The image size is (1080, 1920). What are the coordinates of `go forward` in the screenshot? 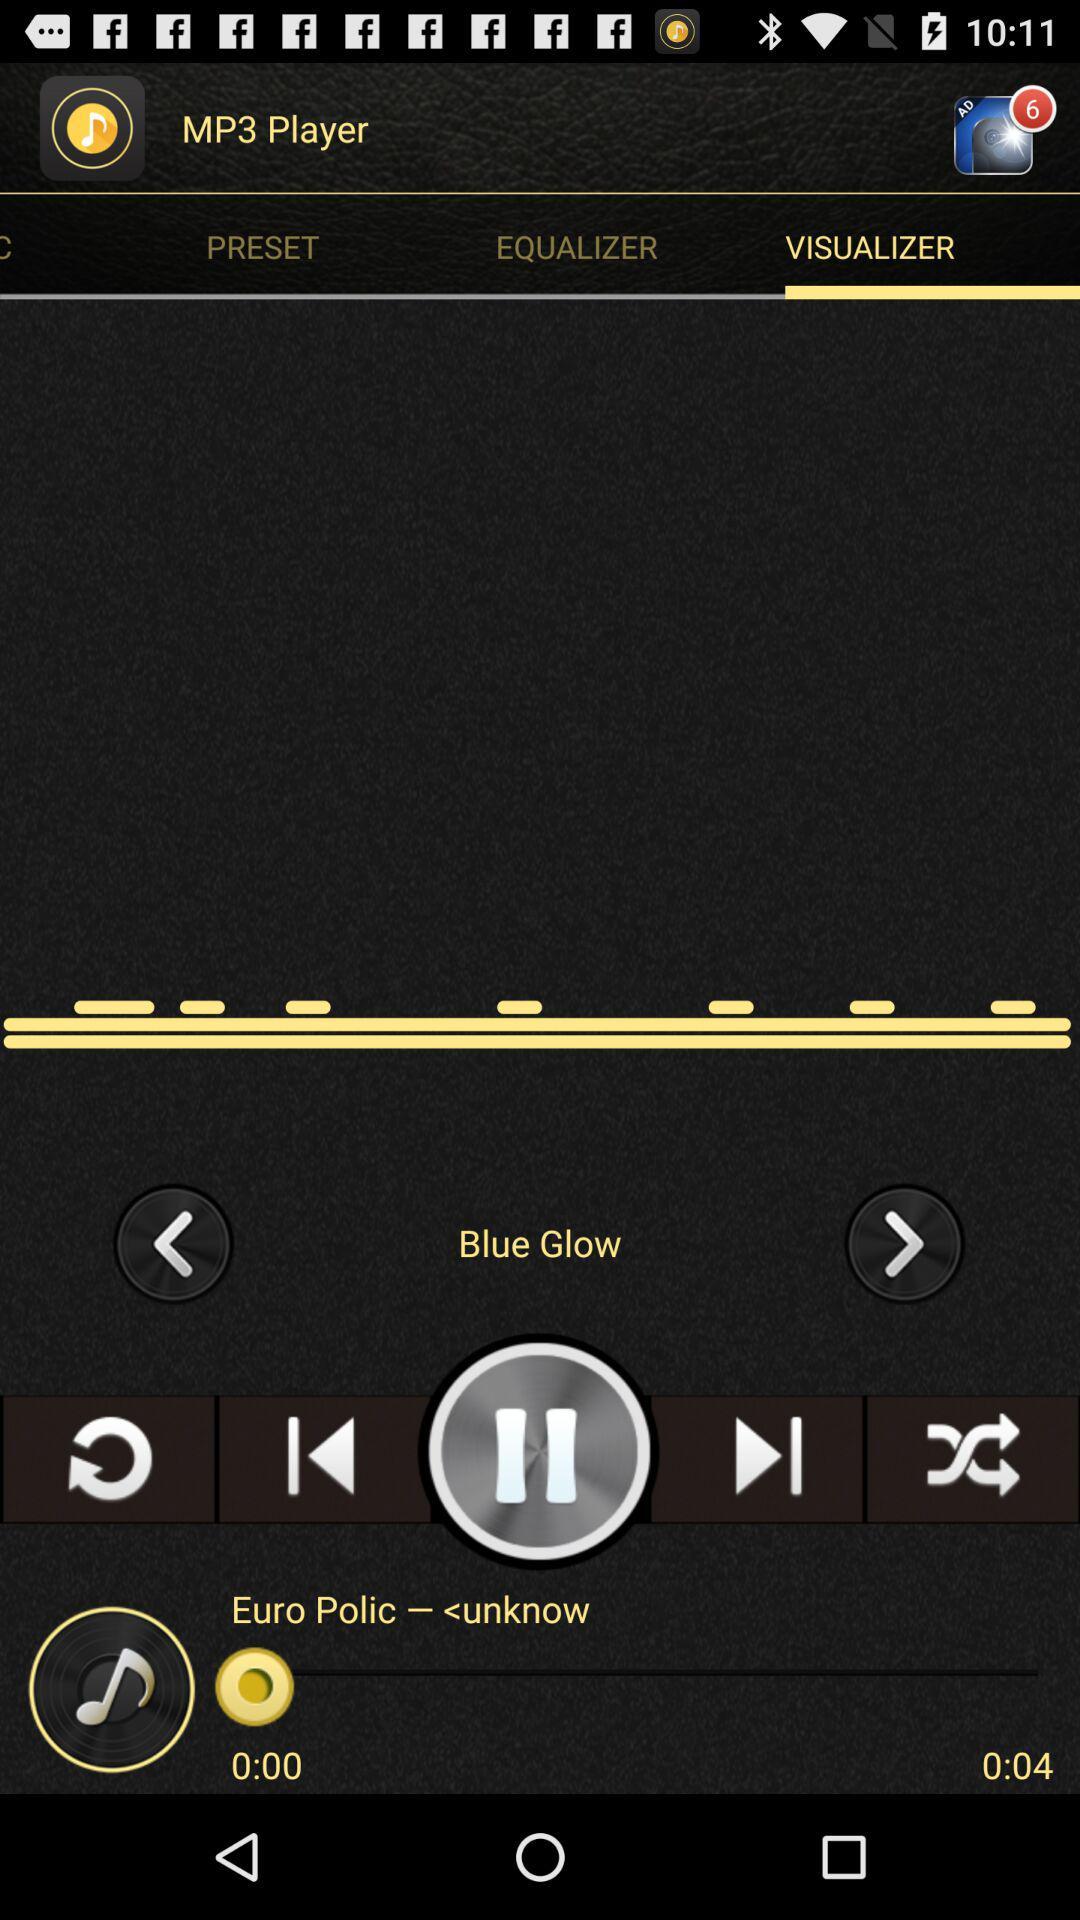 It's located at (905, 1241).